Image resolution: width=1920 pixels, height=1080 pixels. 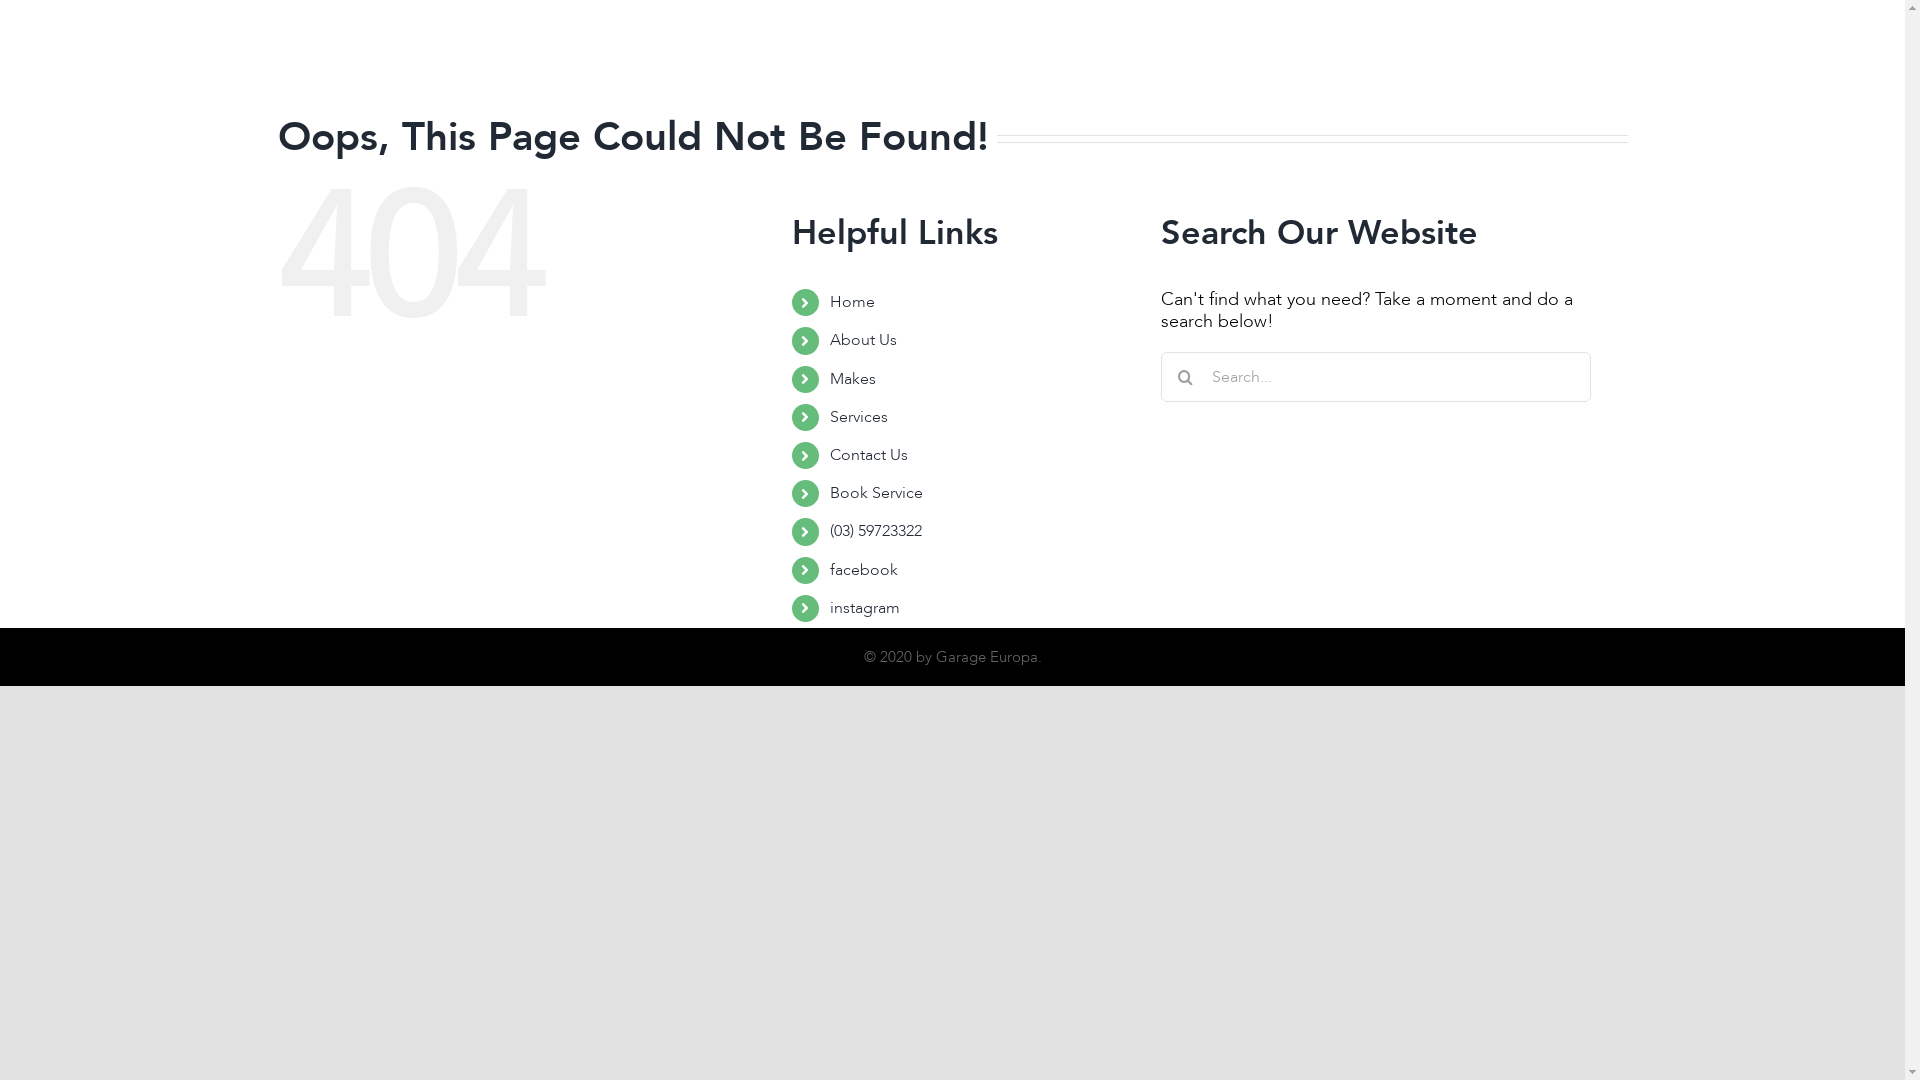 What do you see at coordinates (830, 607) in the screenshot?
I see `'instagram'` at bounding box center [830, 607].